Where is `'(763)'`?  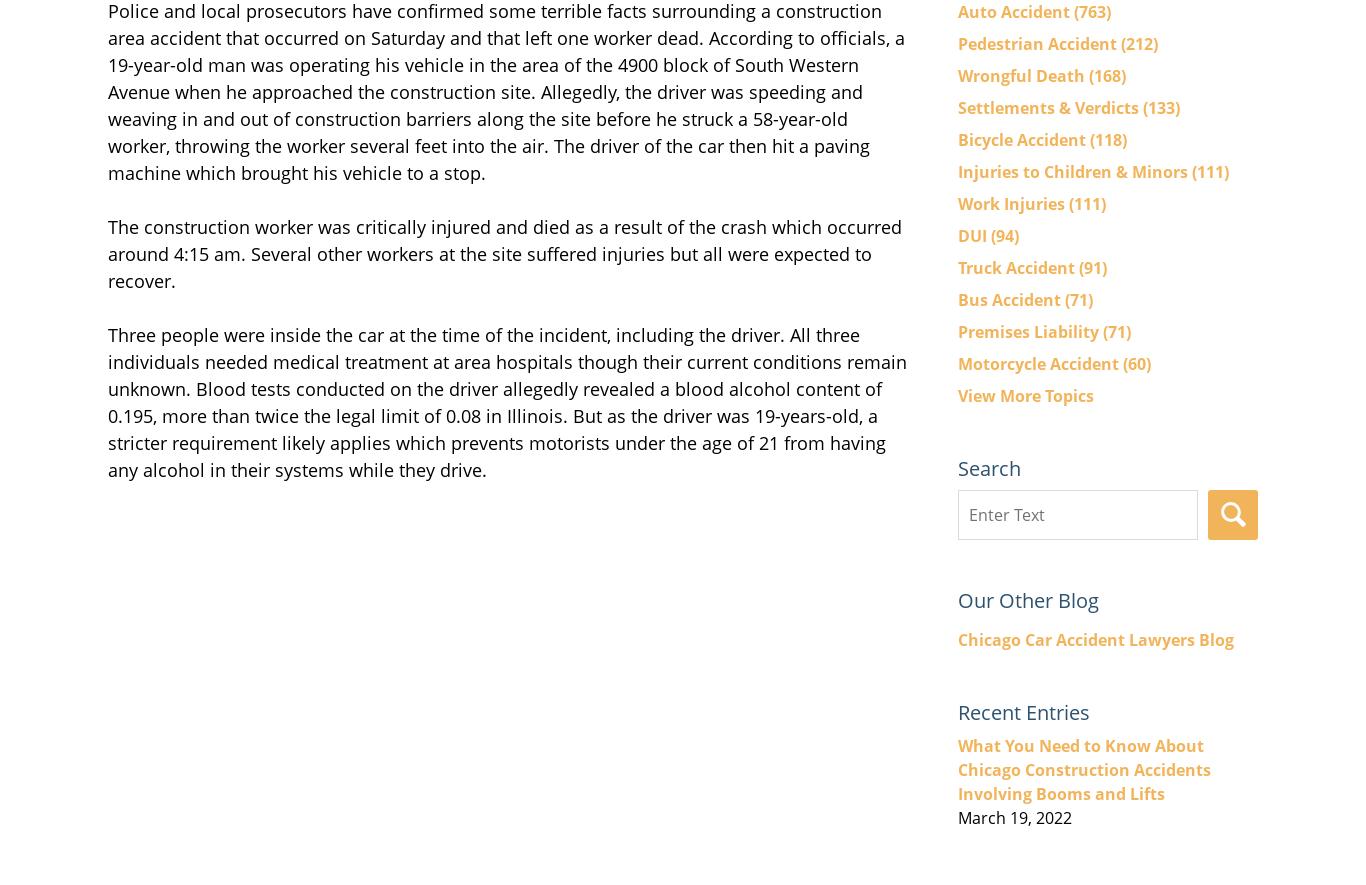 '(763)' is located at coordinates (1091, 10).